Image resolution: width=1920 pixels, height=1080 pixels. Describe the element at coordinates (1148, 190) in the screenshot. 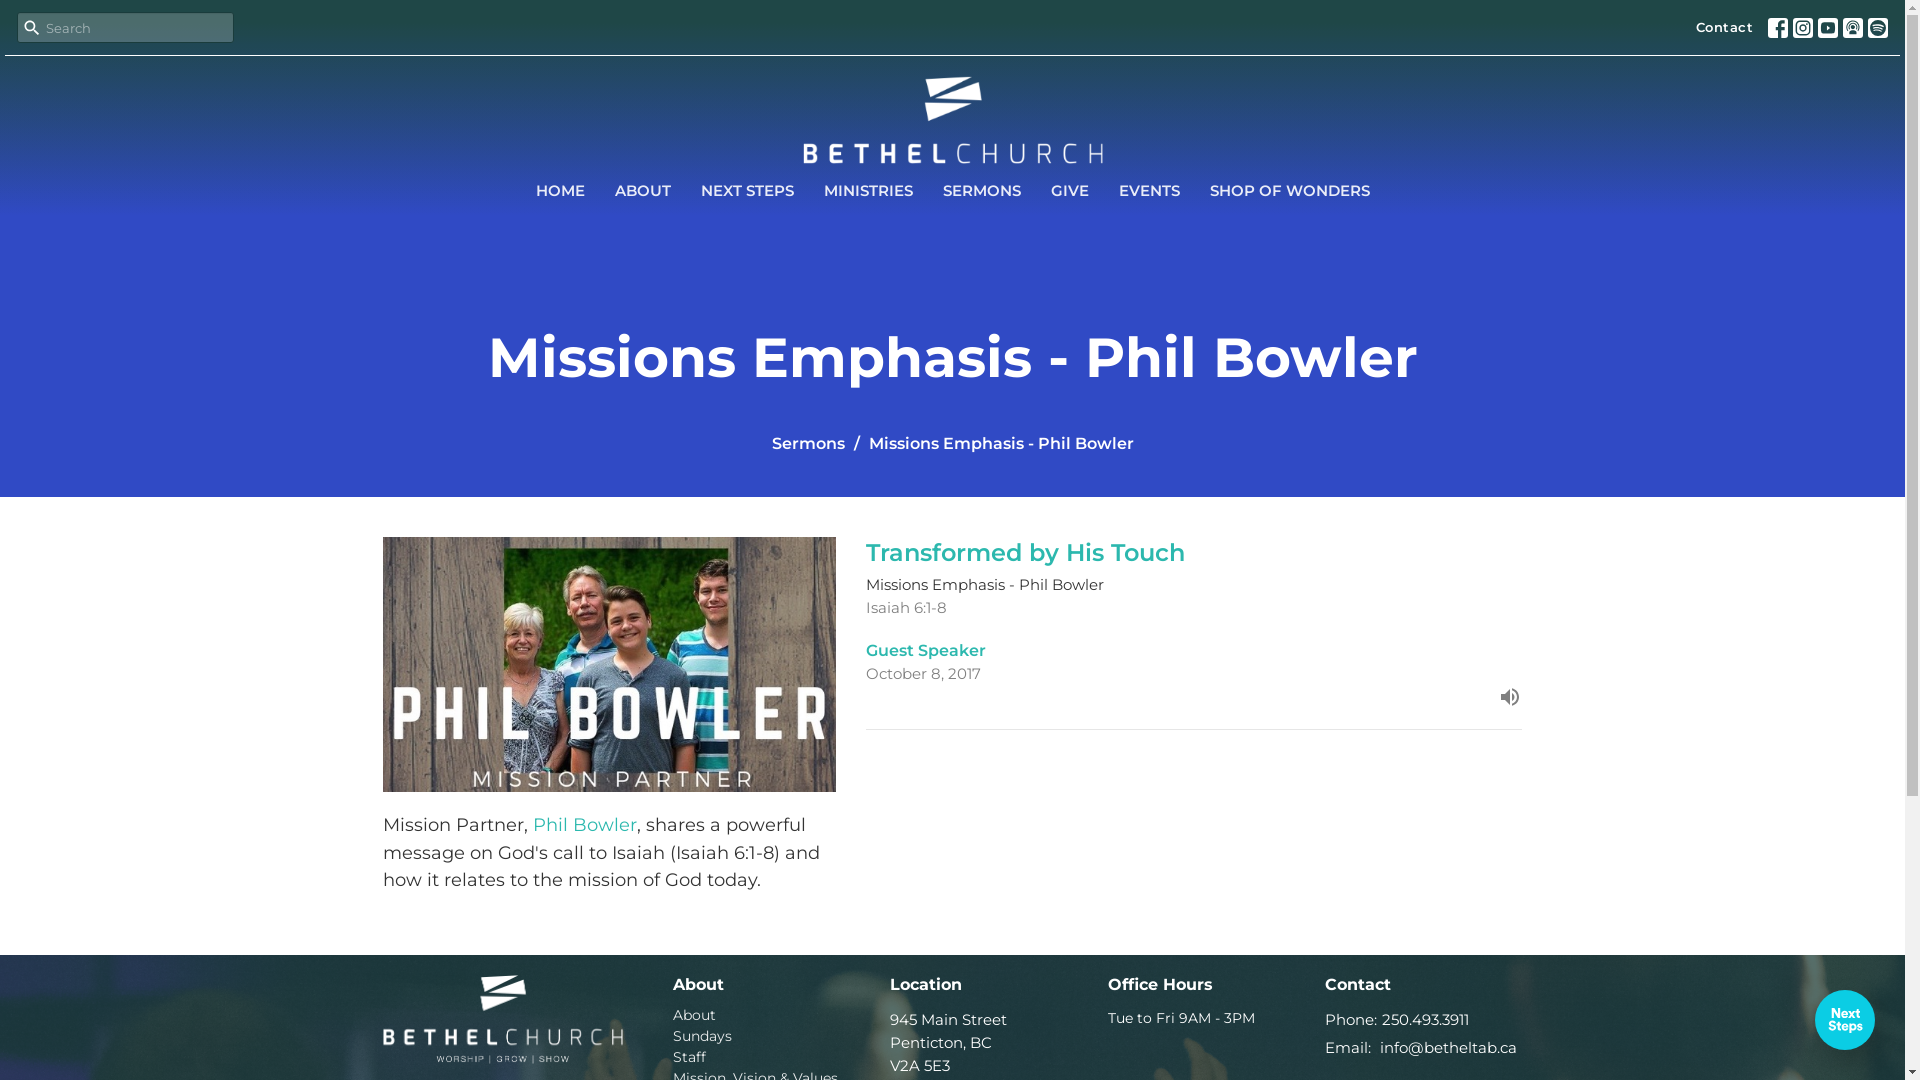

I see `'EVENTS'` at that location.